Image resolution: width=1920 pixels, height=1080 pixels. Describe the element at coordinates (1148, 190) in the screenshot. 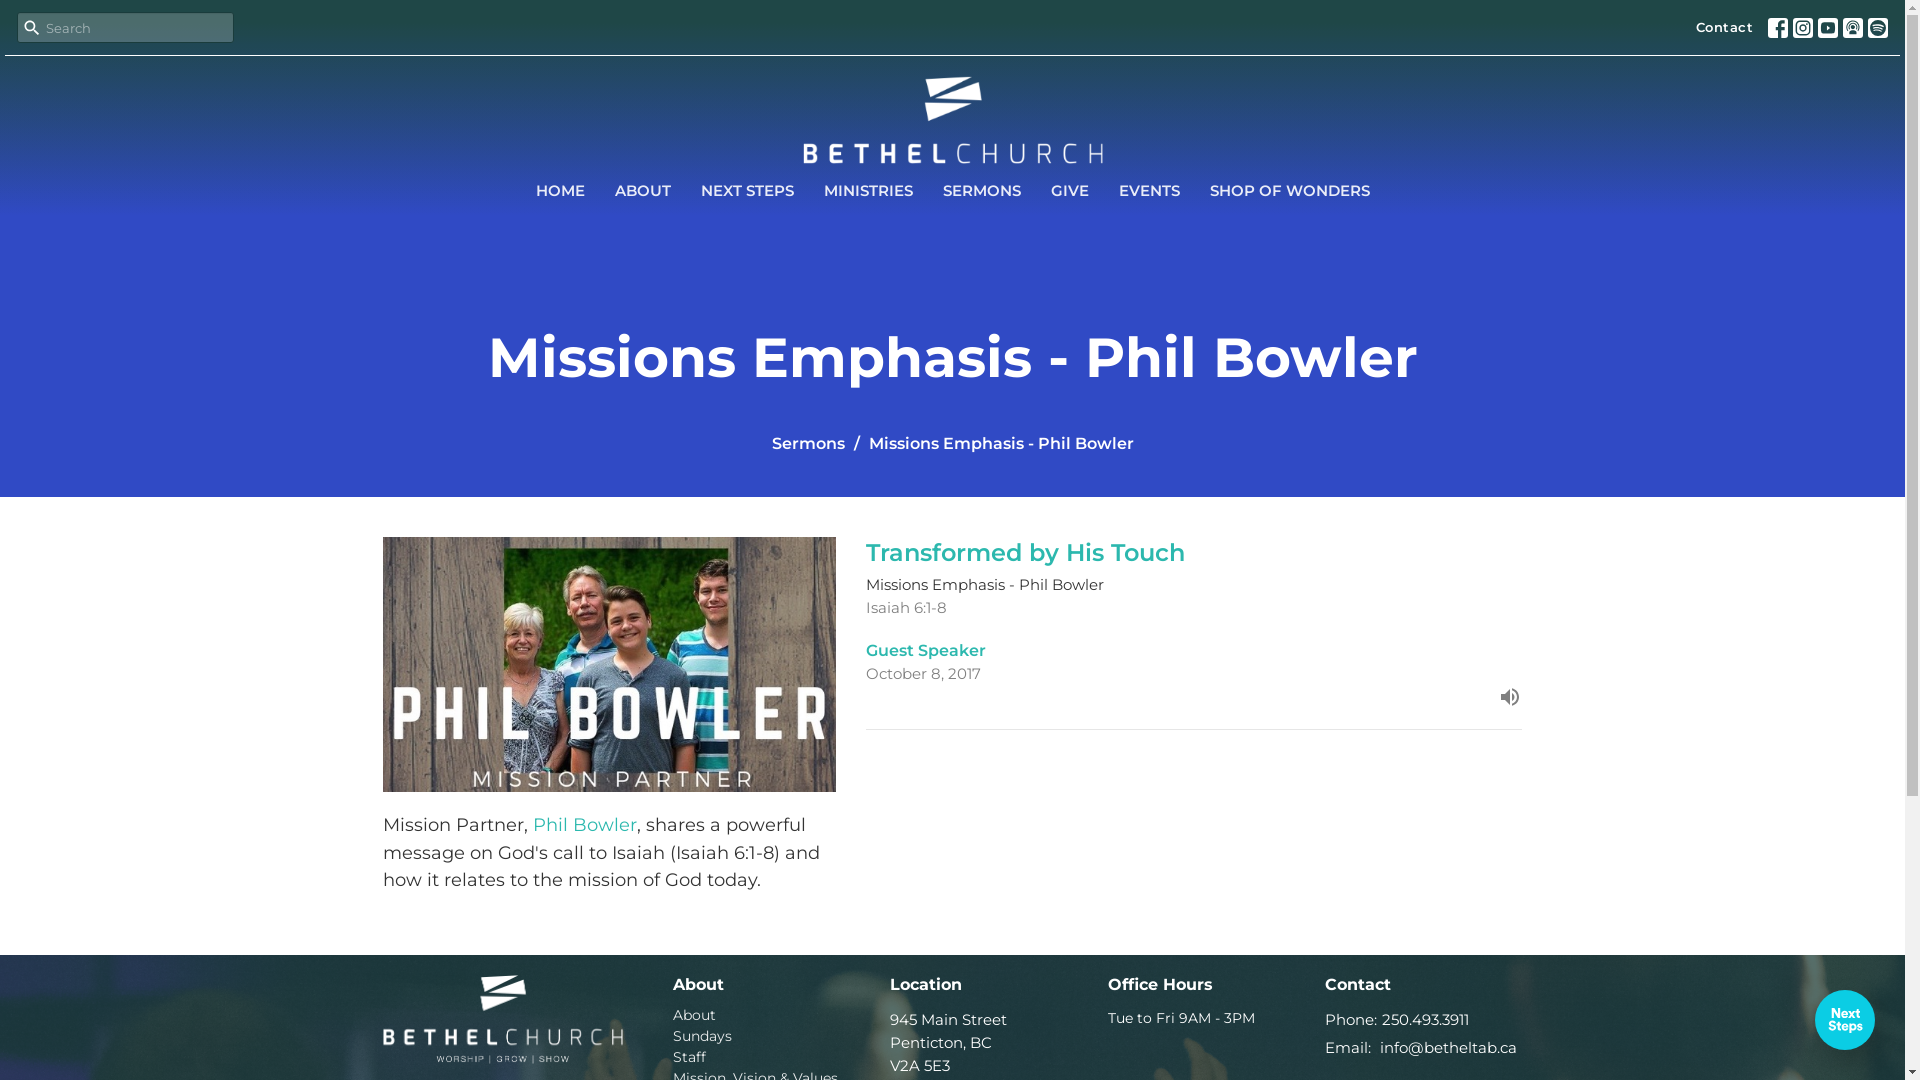

I see `'EVENTS'` at that location.